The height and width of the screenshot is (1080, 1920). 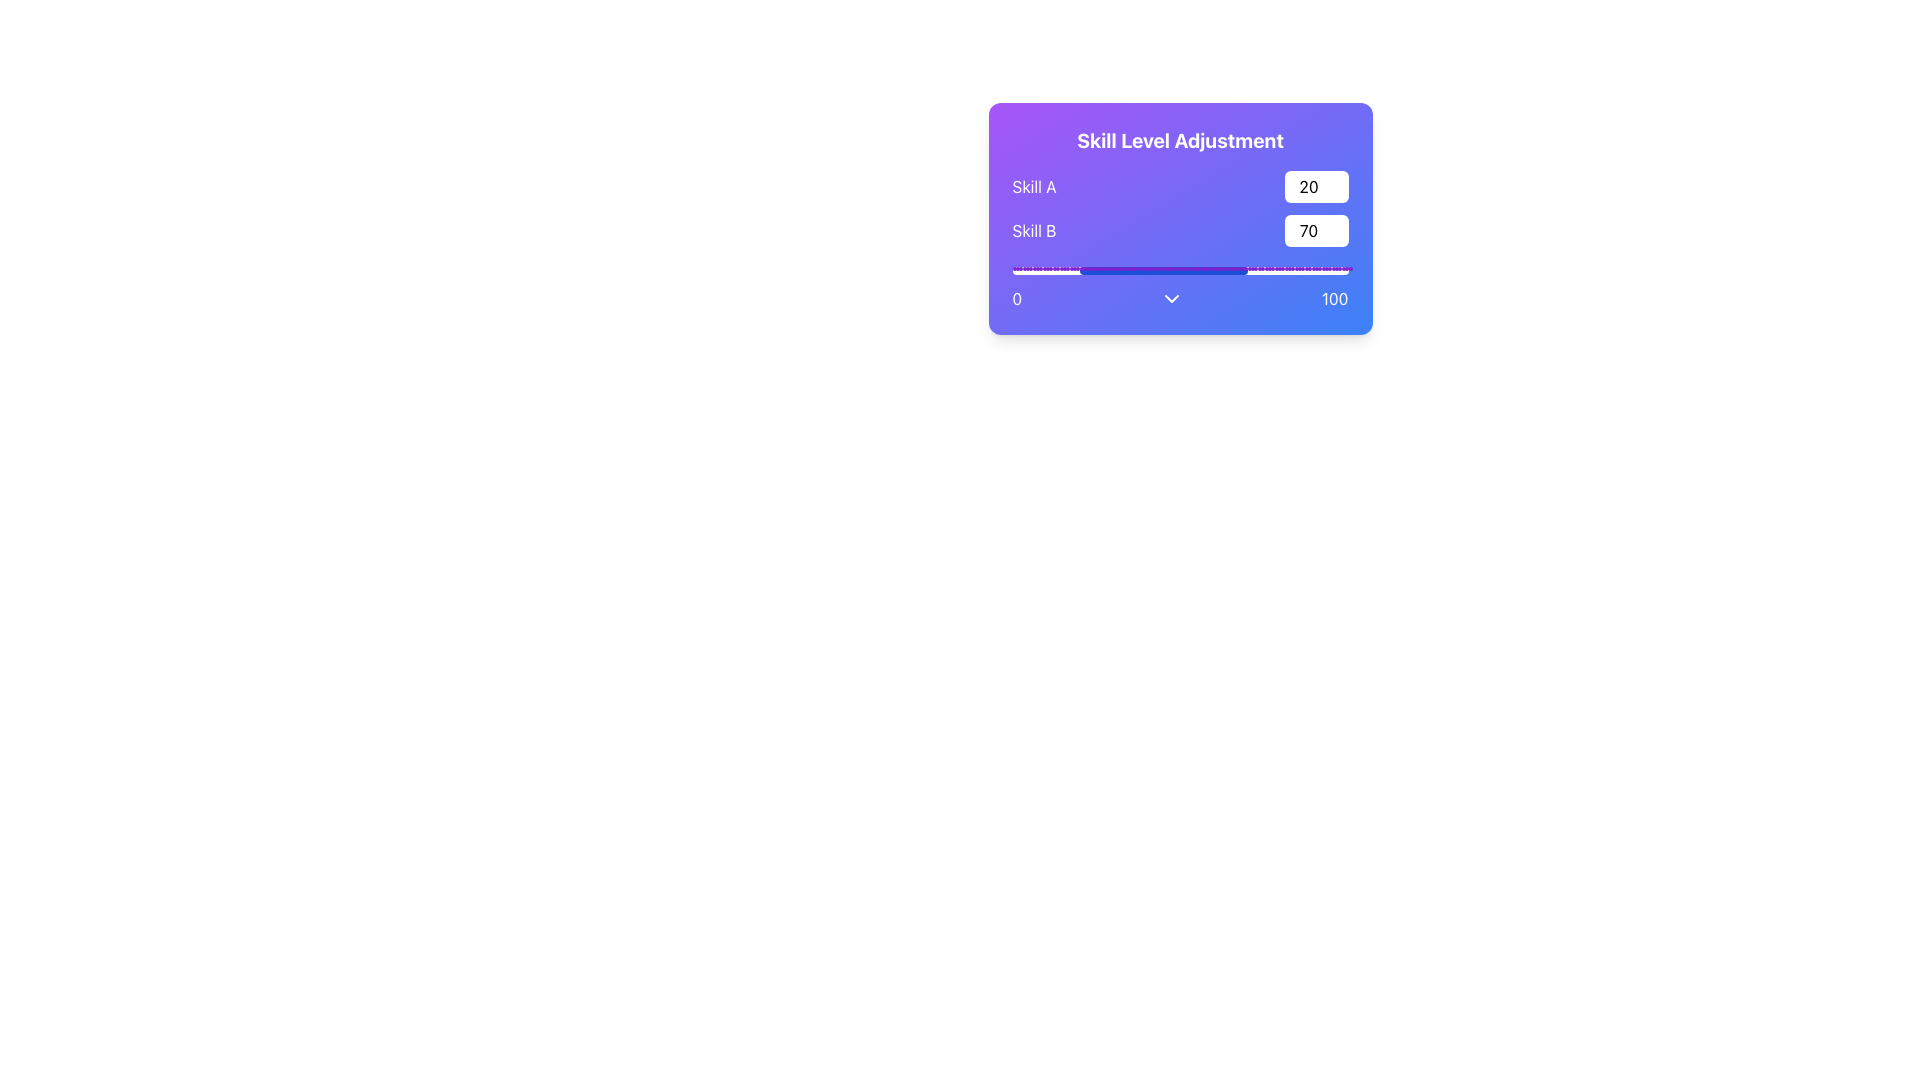 What do you see at coordinates (1180, 186) in the screenshot?
I see `to select text in the input box of the 'Skill A' indicator located above 'Skill B' under 'Skill Level Adjustment.'` at bounding box center [1180, 186].